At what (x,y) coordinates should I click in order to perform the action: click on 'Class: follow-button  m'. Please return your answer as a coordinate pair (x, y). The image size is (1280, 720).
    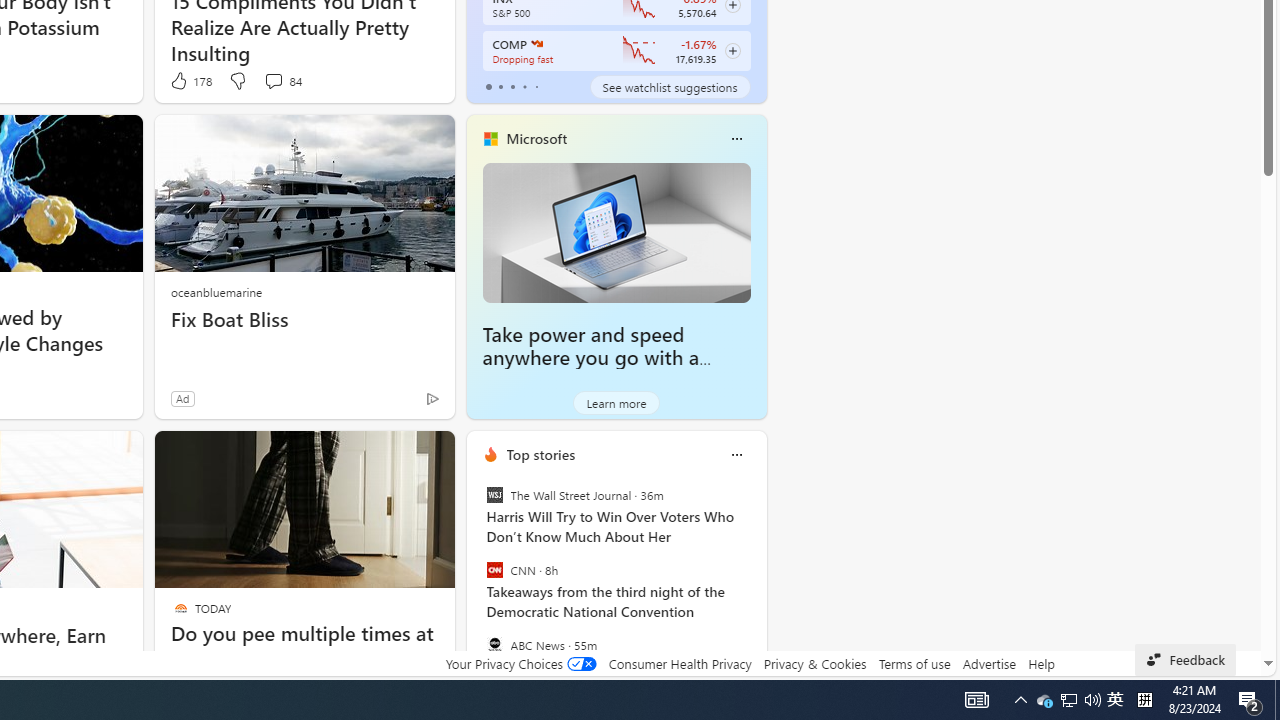
    Looking at the image, I should click on (731, 50).